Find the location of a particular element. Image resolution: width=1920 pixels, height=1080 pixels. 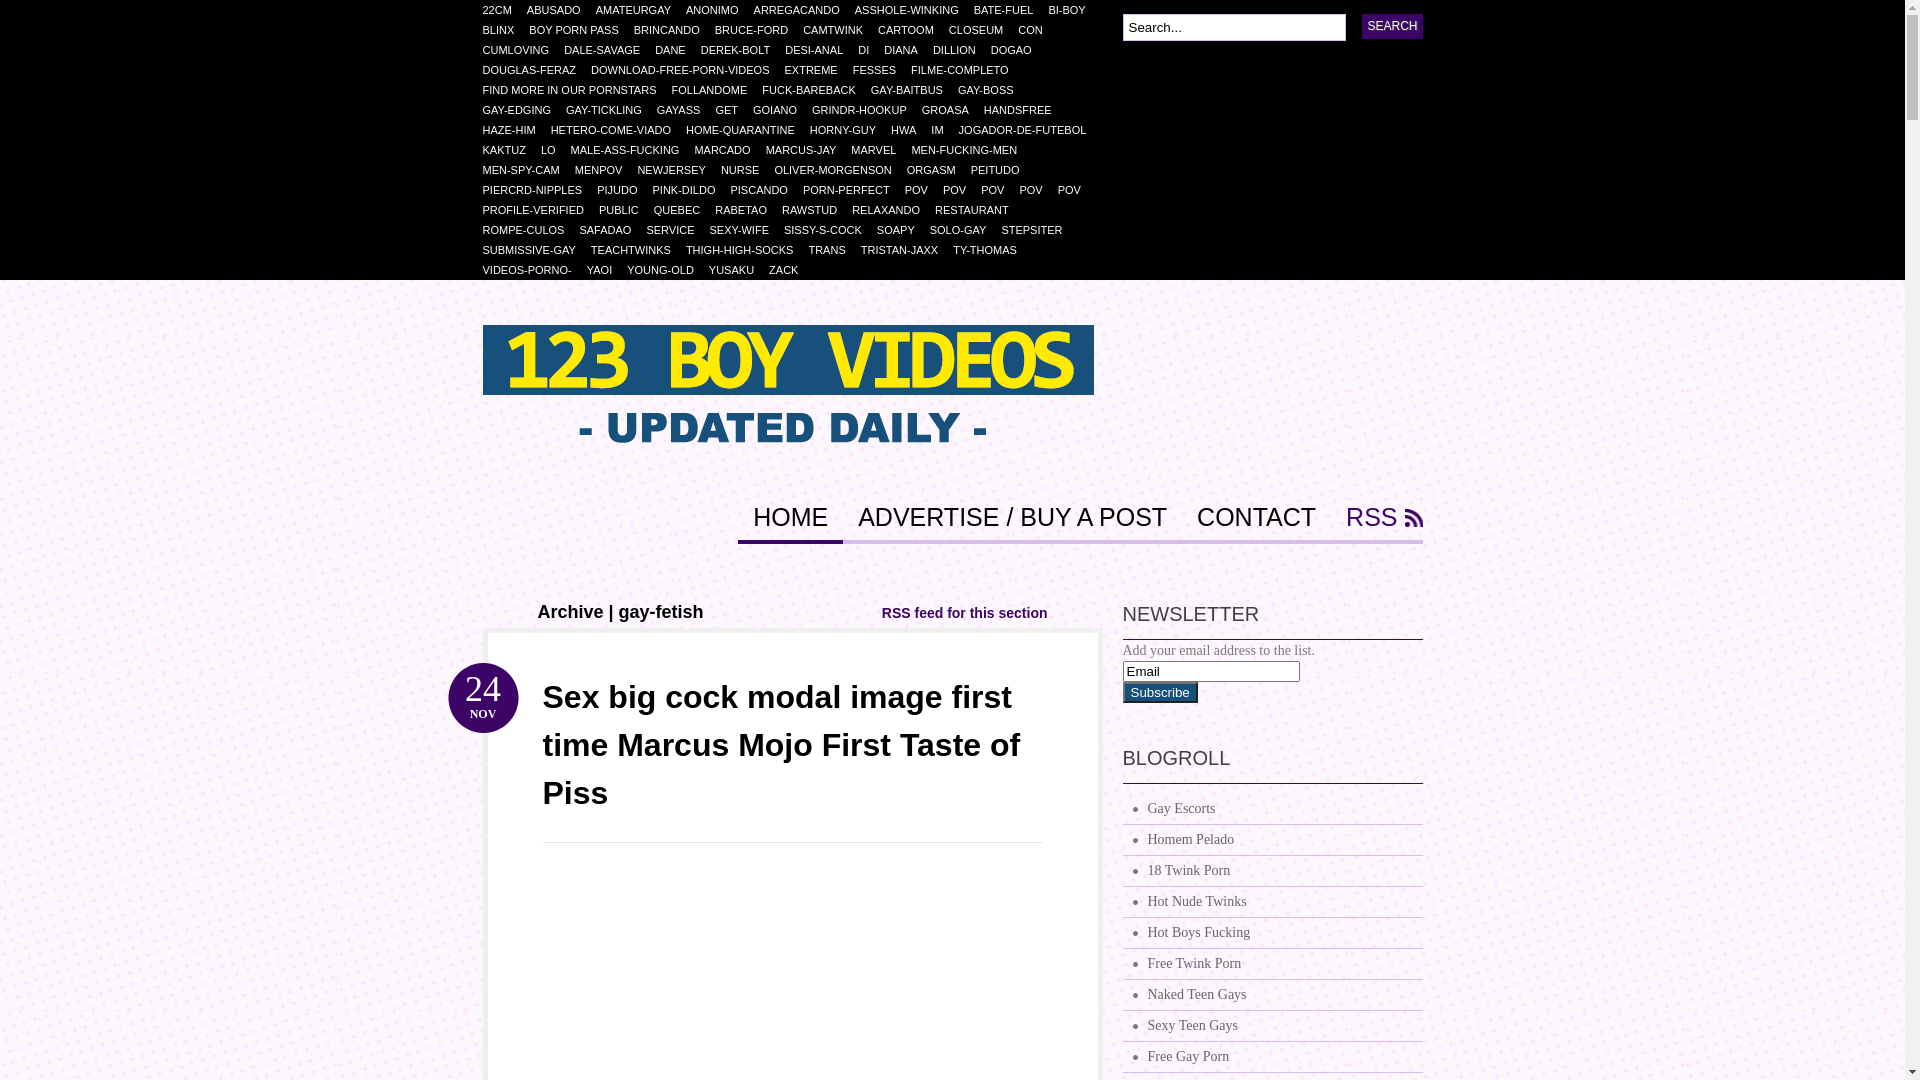

'GOIANO' is located at coordinates (781, 110).